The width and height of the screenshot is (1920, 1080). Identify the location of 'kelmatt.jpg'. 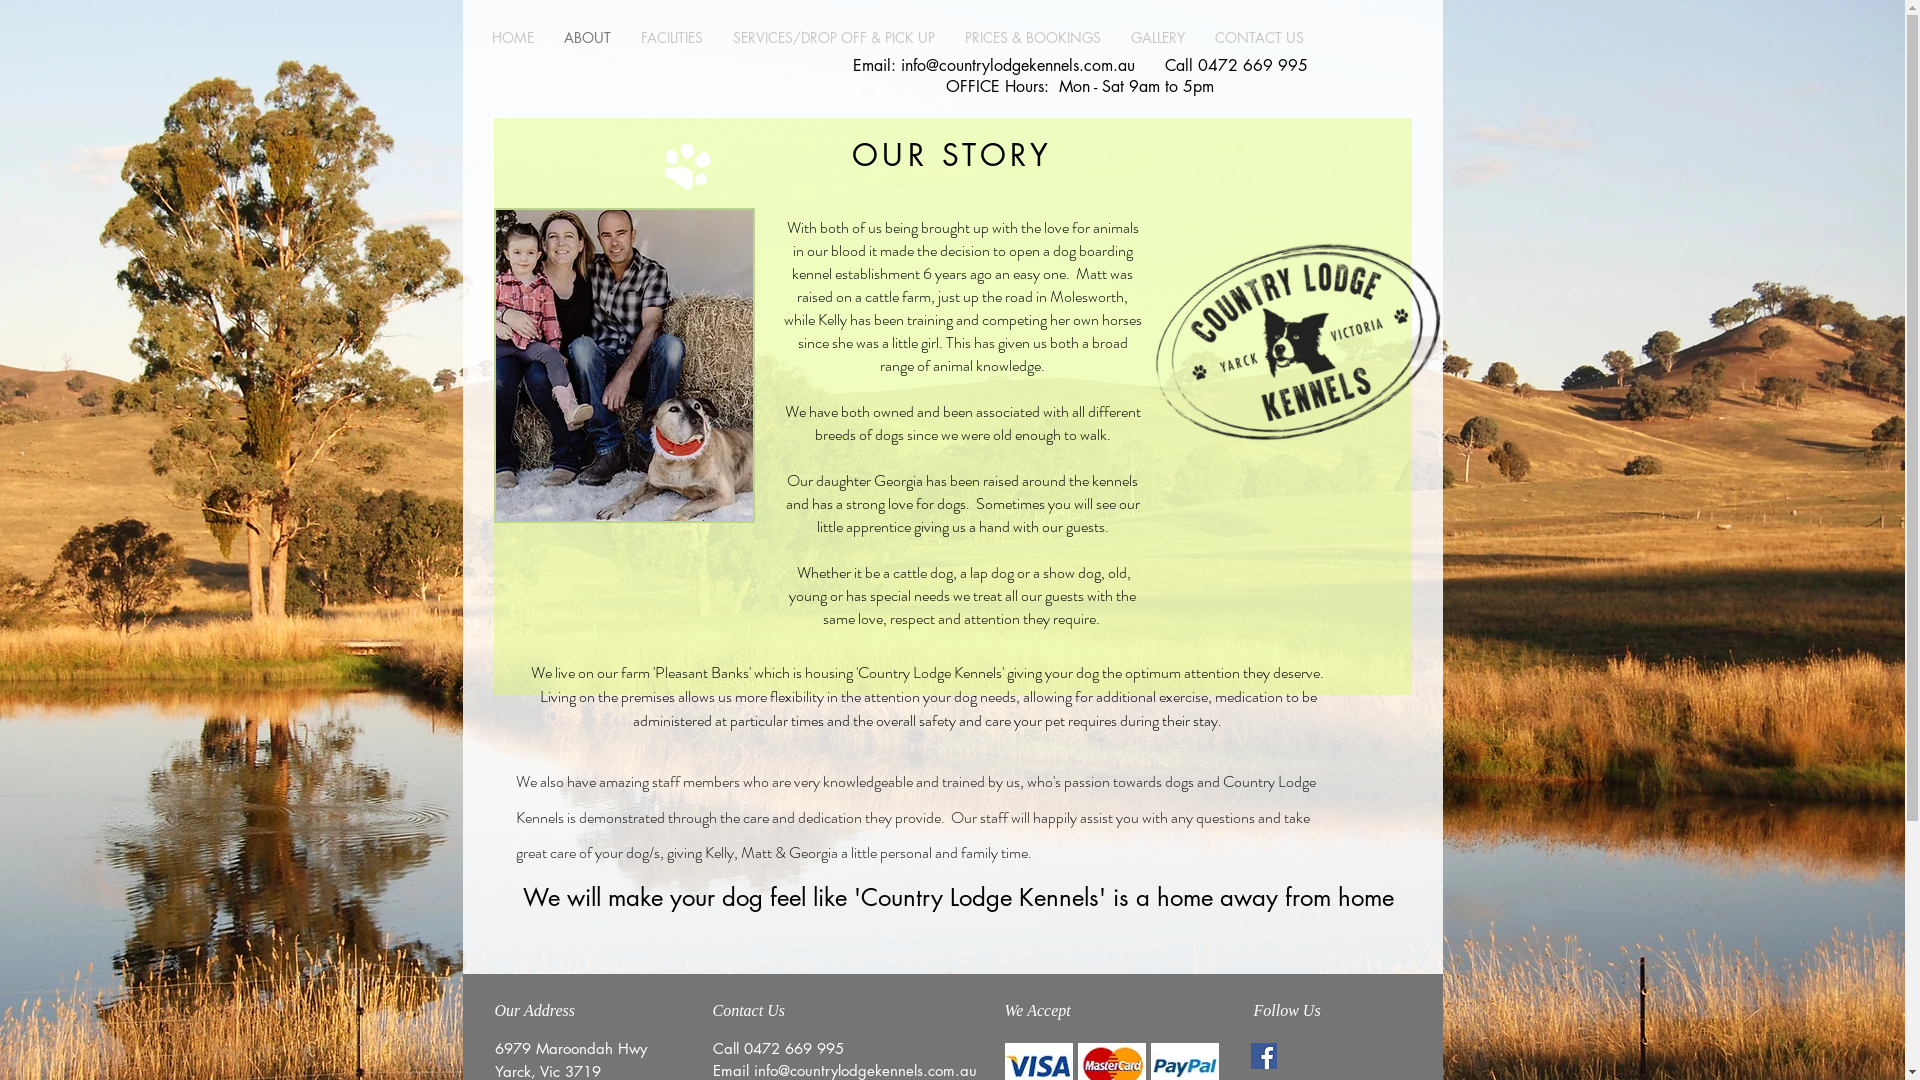
(494, 365).